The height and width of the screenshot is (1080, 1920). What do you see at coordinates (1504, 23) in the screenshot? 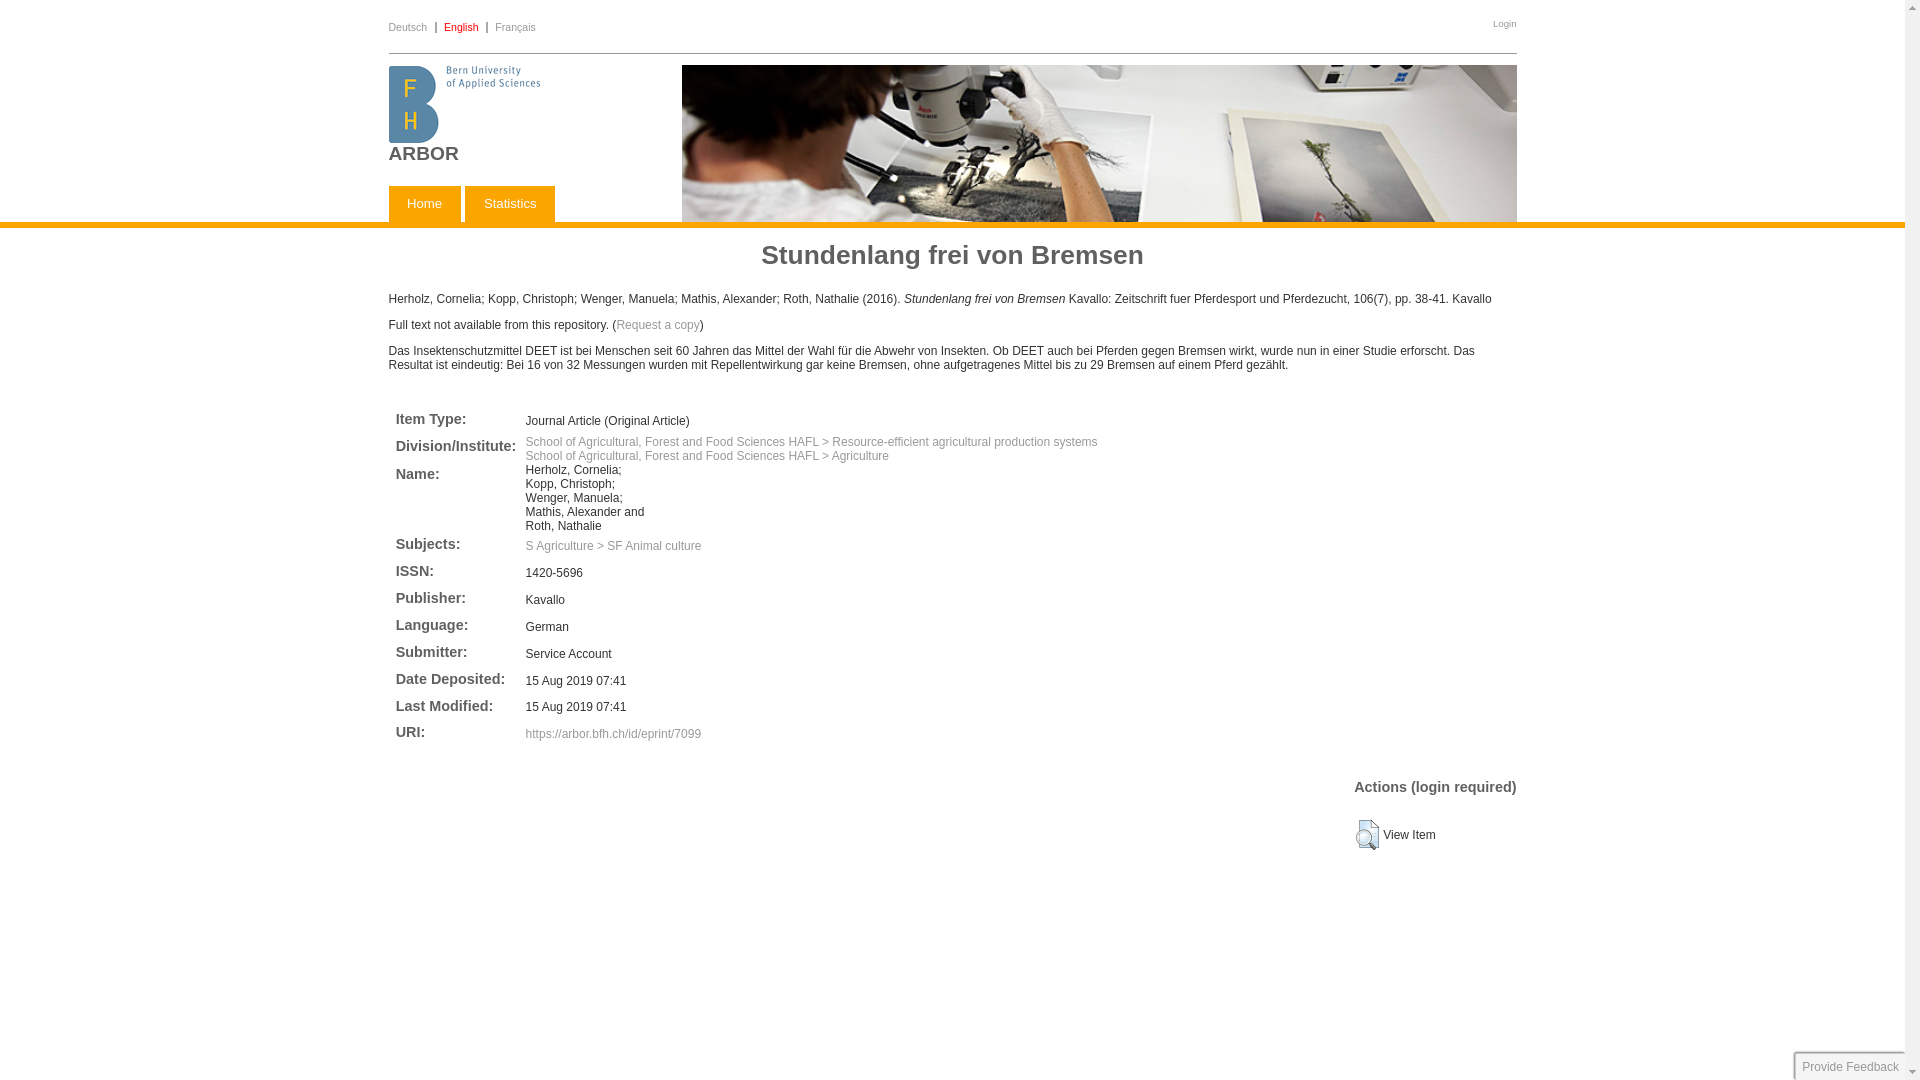
I see `'Login'` at bounding box center [1504, 23].